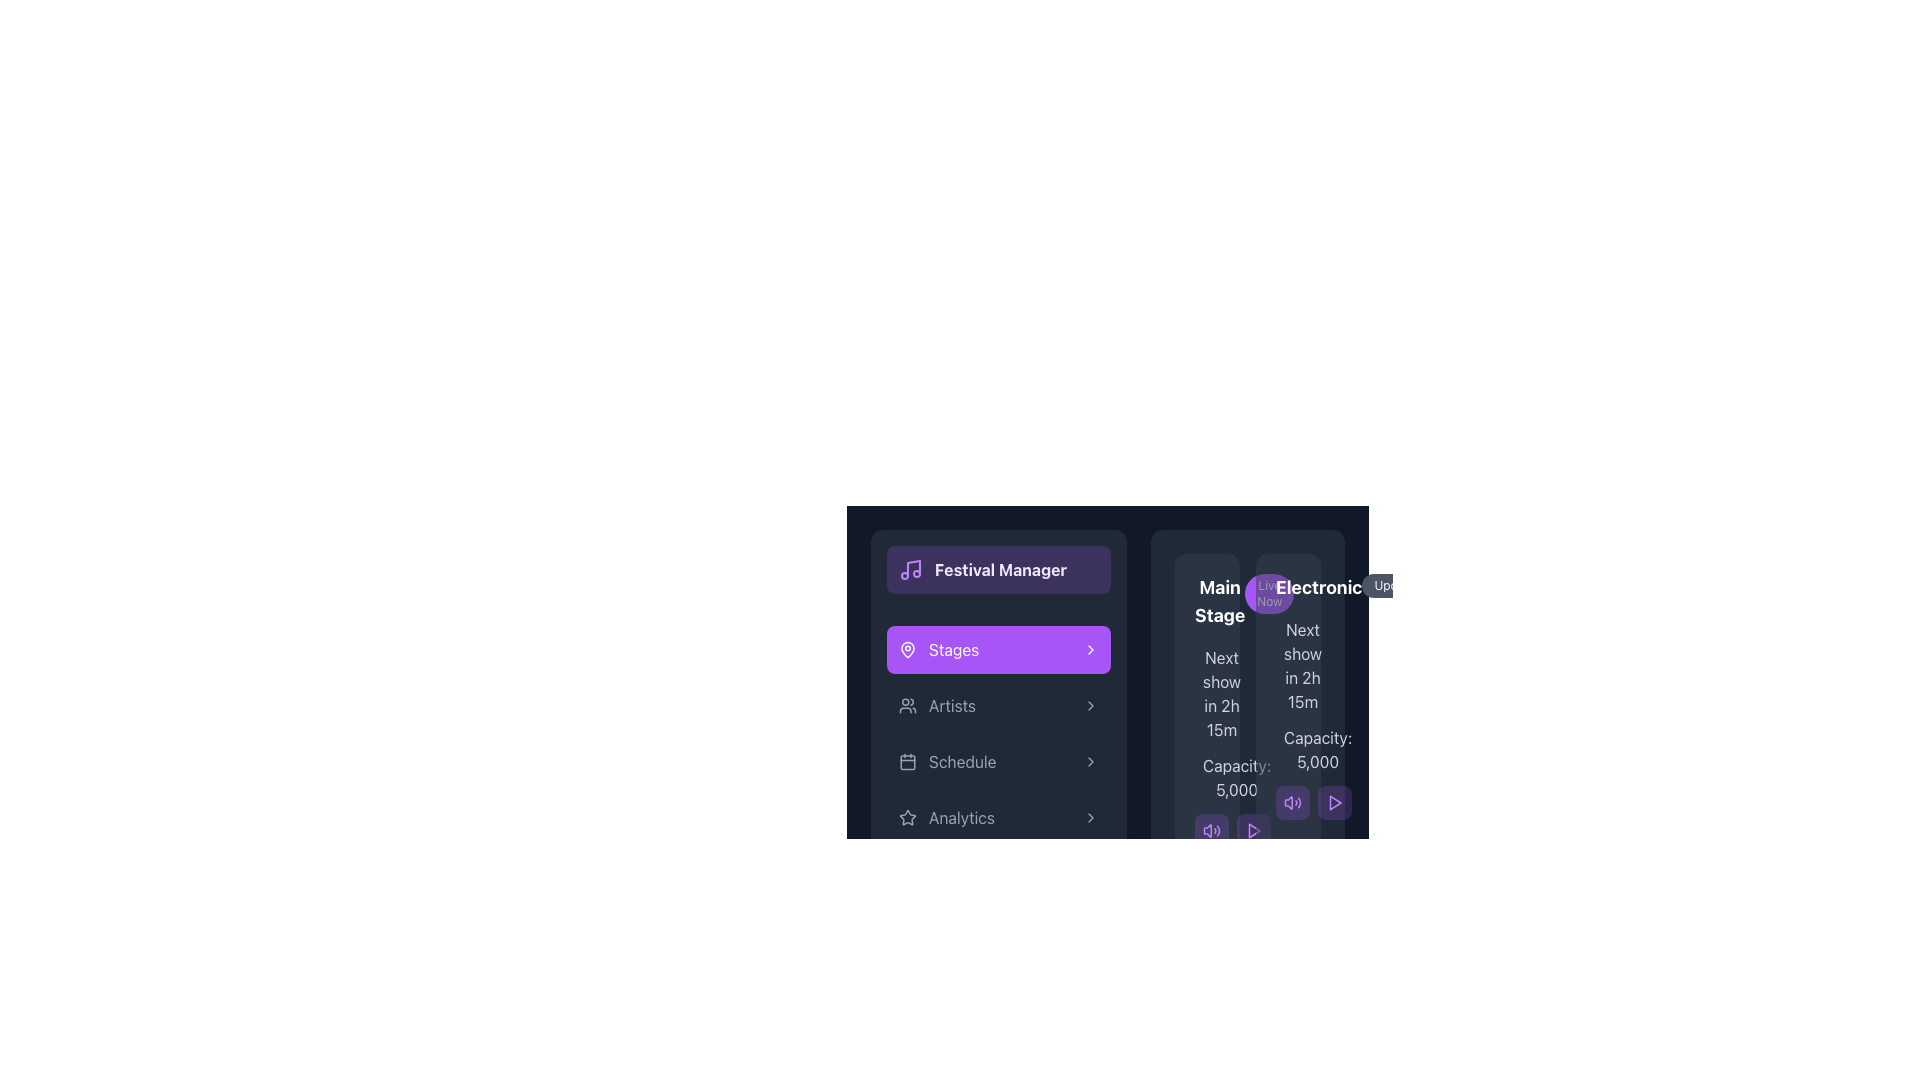  I want to click on the rightward-pointing chevron icon located at the far right of the row associated with the text 'Analytics', so click(1089, 817).